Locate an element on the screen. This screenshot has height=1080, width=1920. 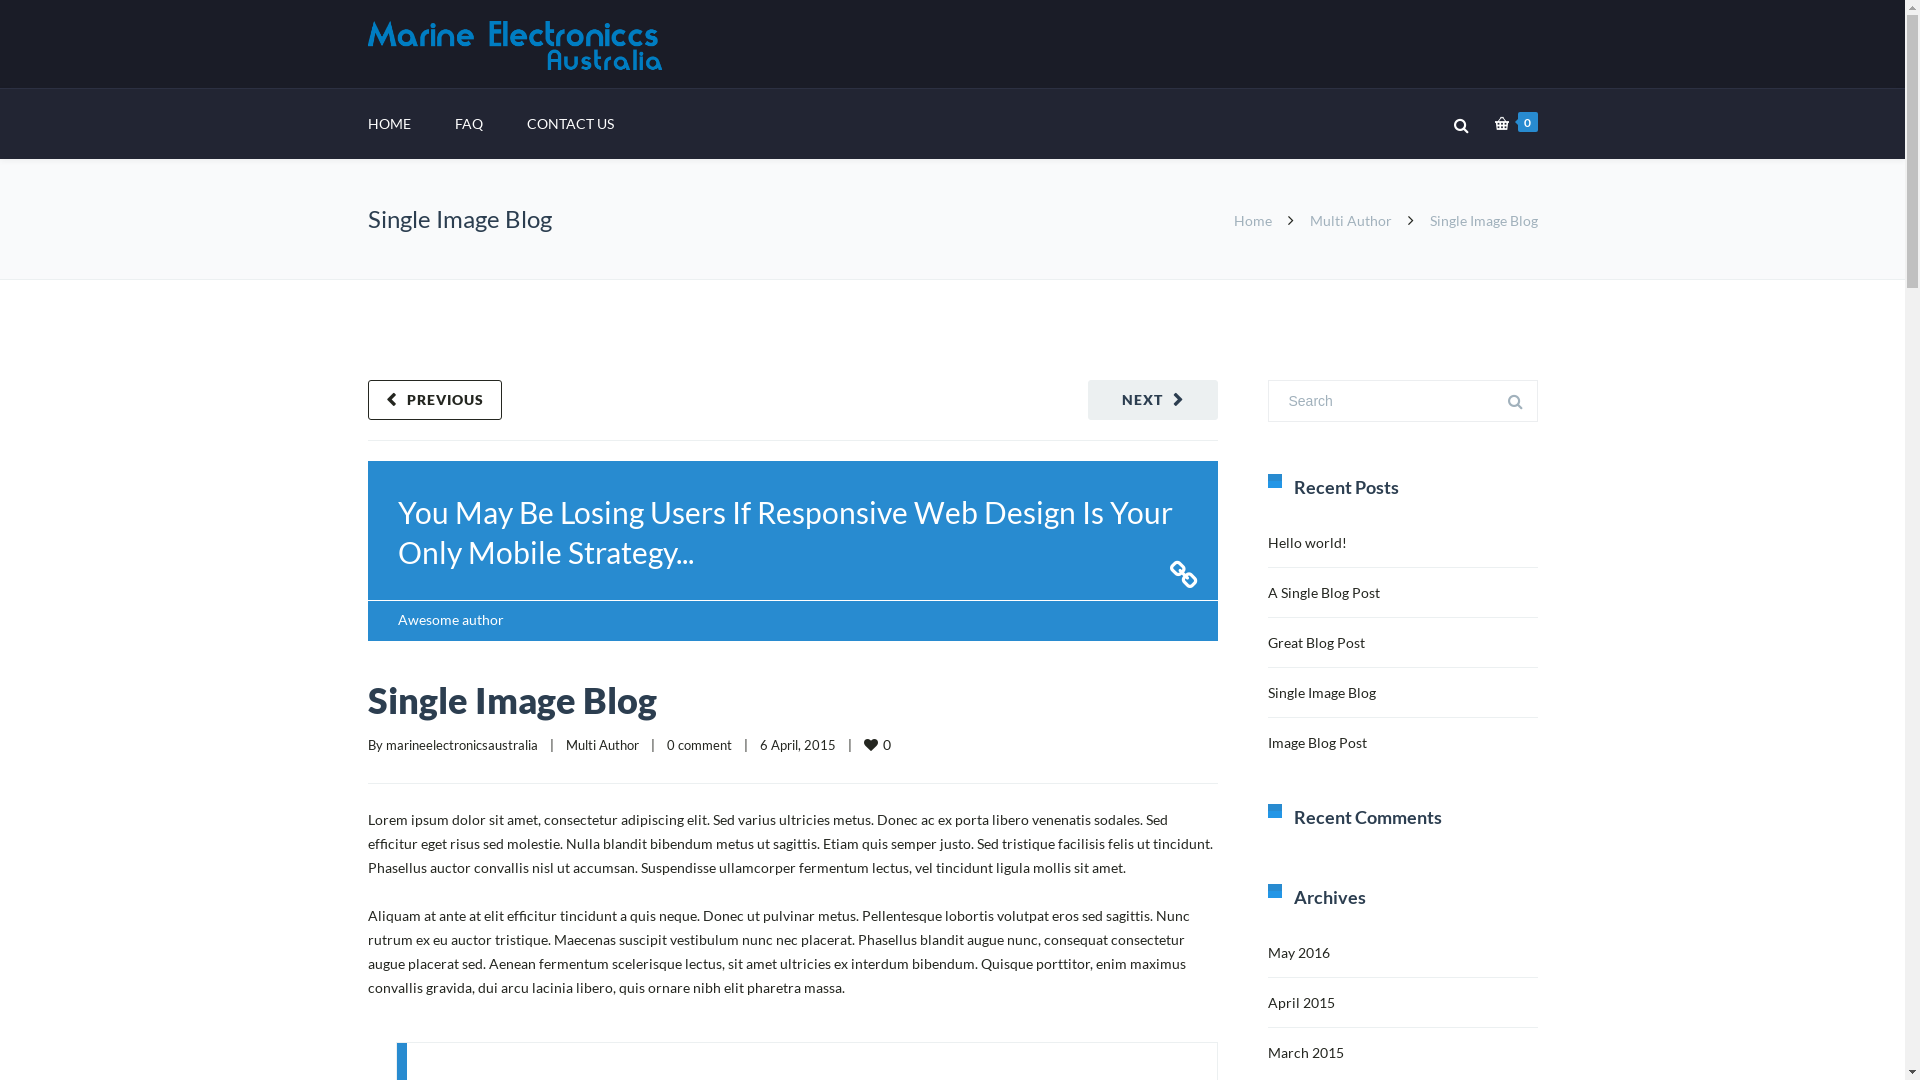
'Marine Electronics Australia' is located at coordinates (518, 45).